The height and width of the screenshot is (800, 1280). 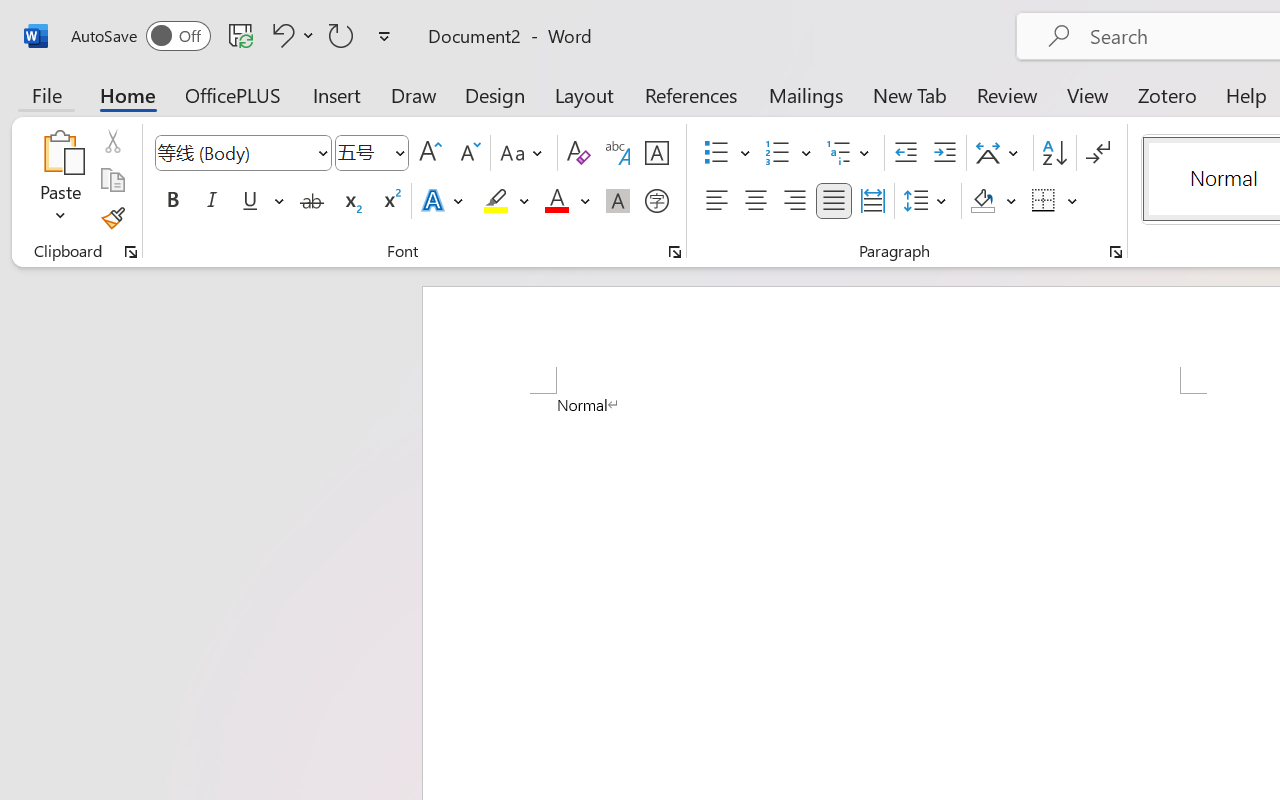 I want to click on 'Undo Apply Quick Style', so click(x=289, y=34).